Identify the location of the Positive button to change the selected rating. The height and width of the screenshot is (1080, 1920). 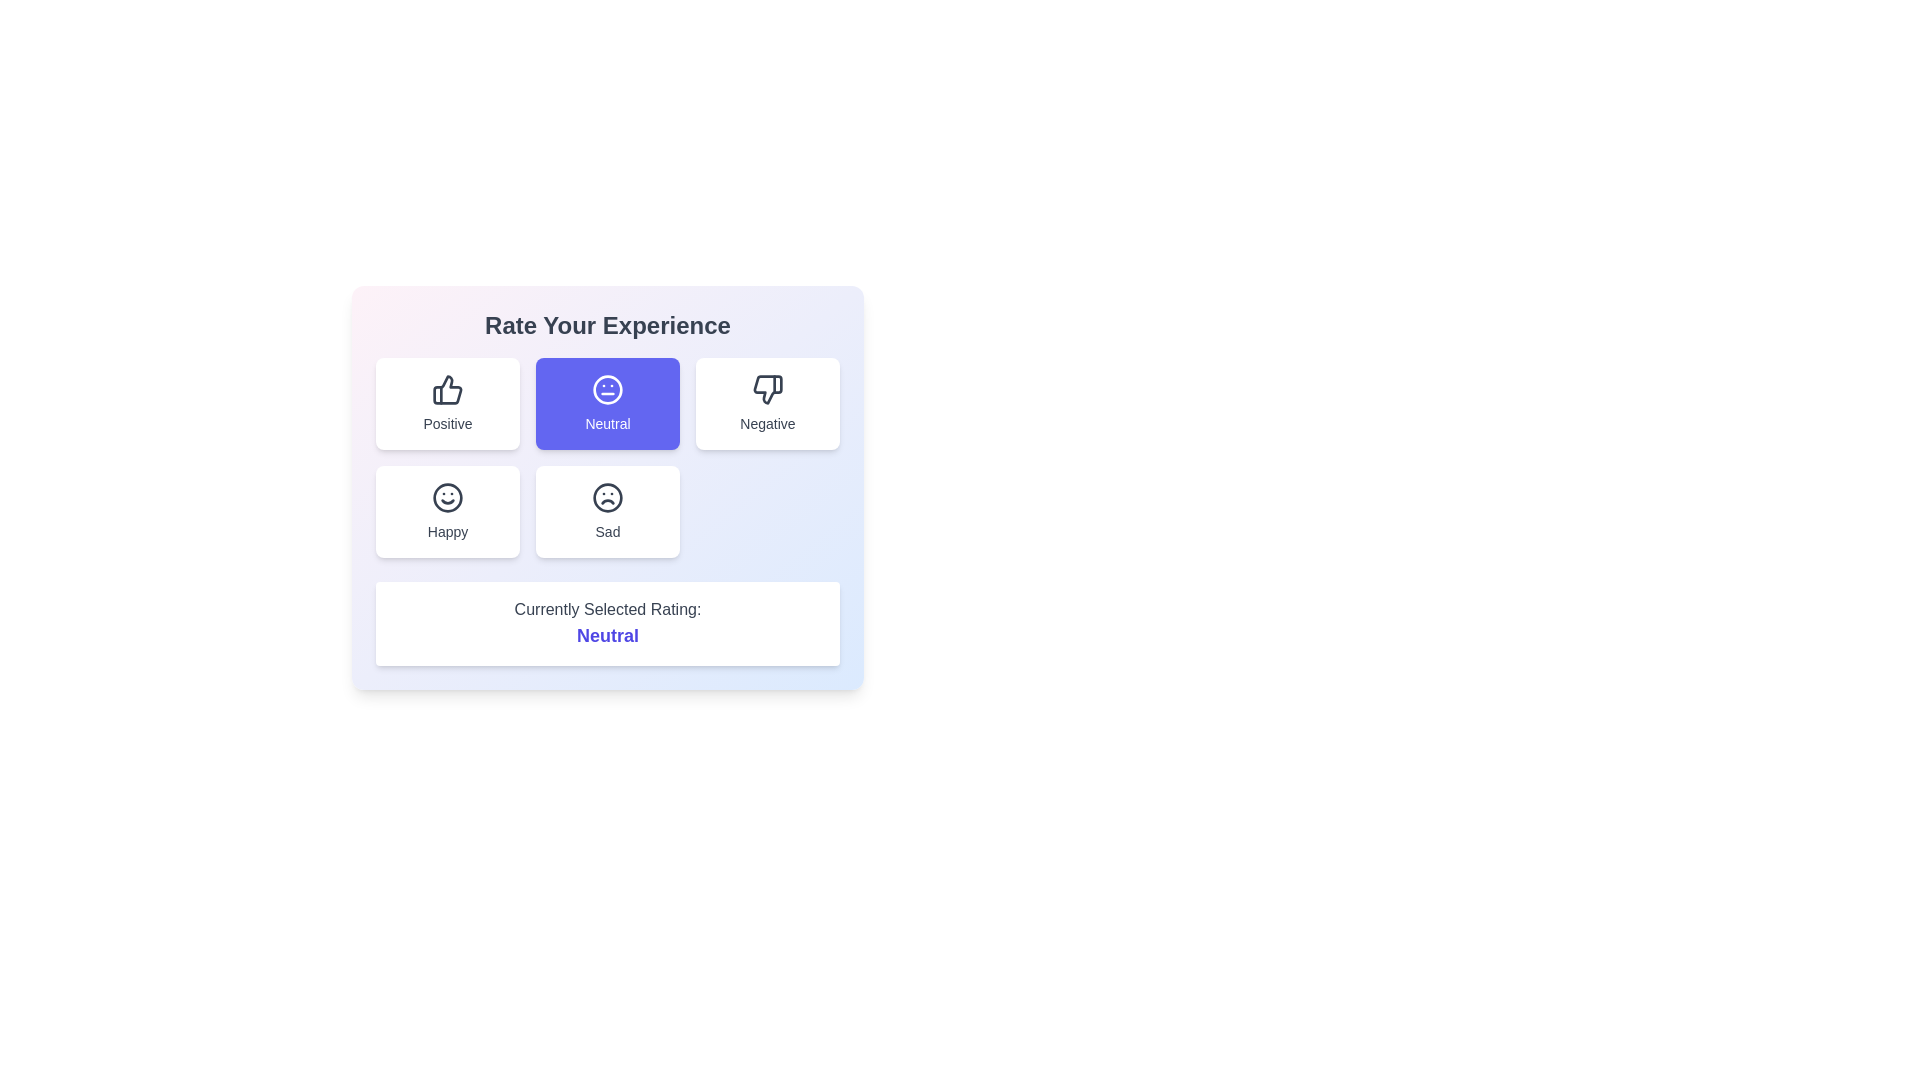
(446, 404).